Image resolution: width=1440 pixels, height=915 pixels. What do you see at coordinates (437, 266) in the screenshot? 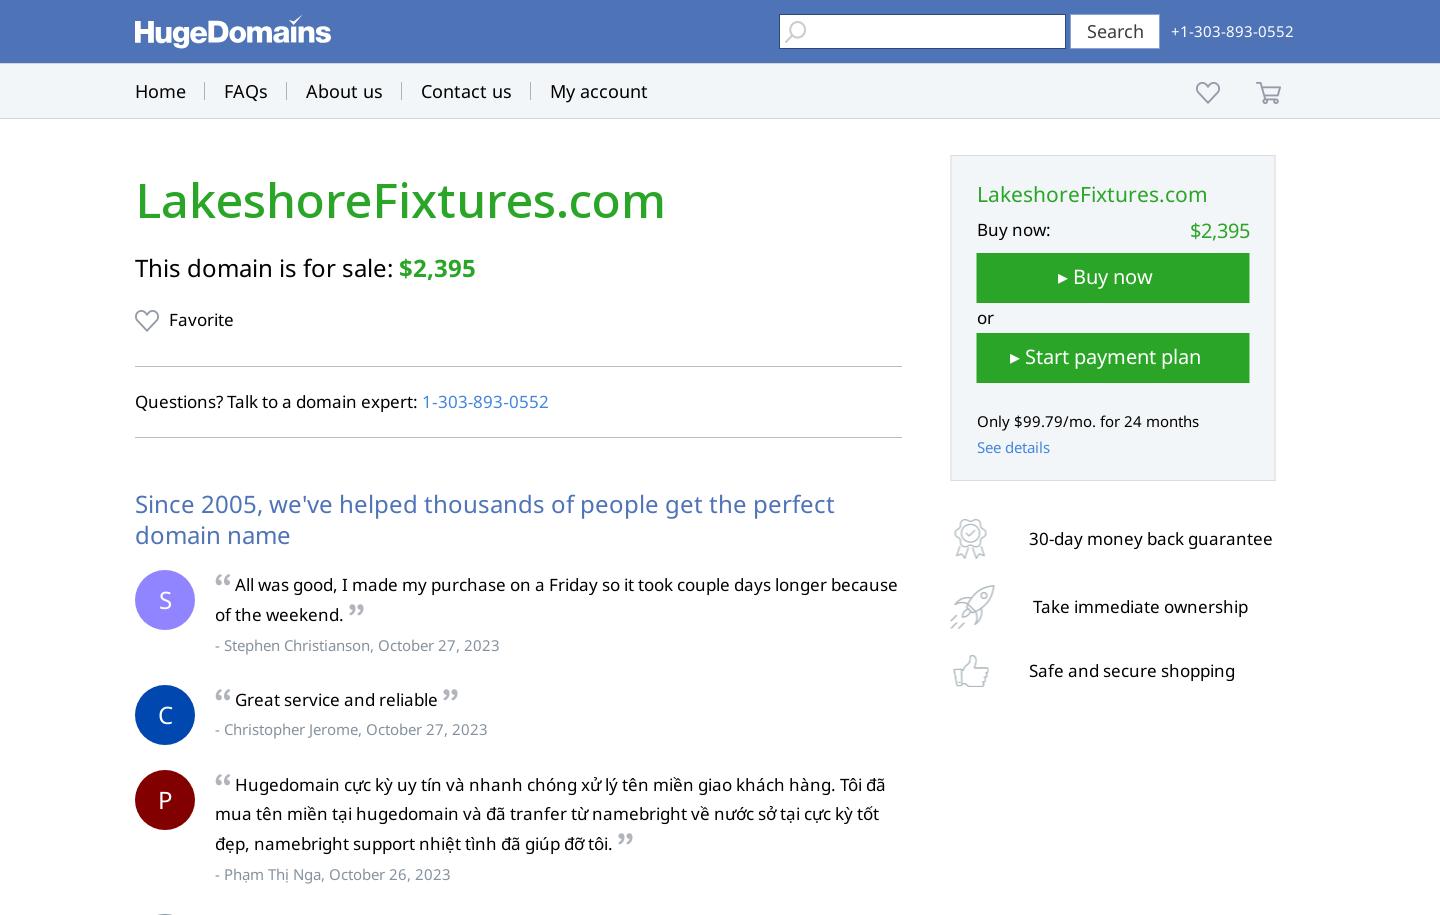
I see `'$2,395'` at bounding box center [437, 266].